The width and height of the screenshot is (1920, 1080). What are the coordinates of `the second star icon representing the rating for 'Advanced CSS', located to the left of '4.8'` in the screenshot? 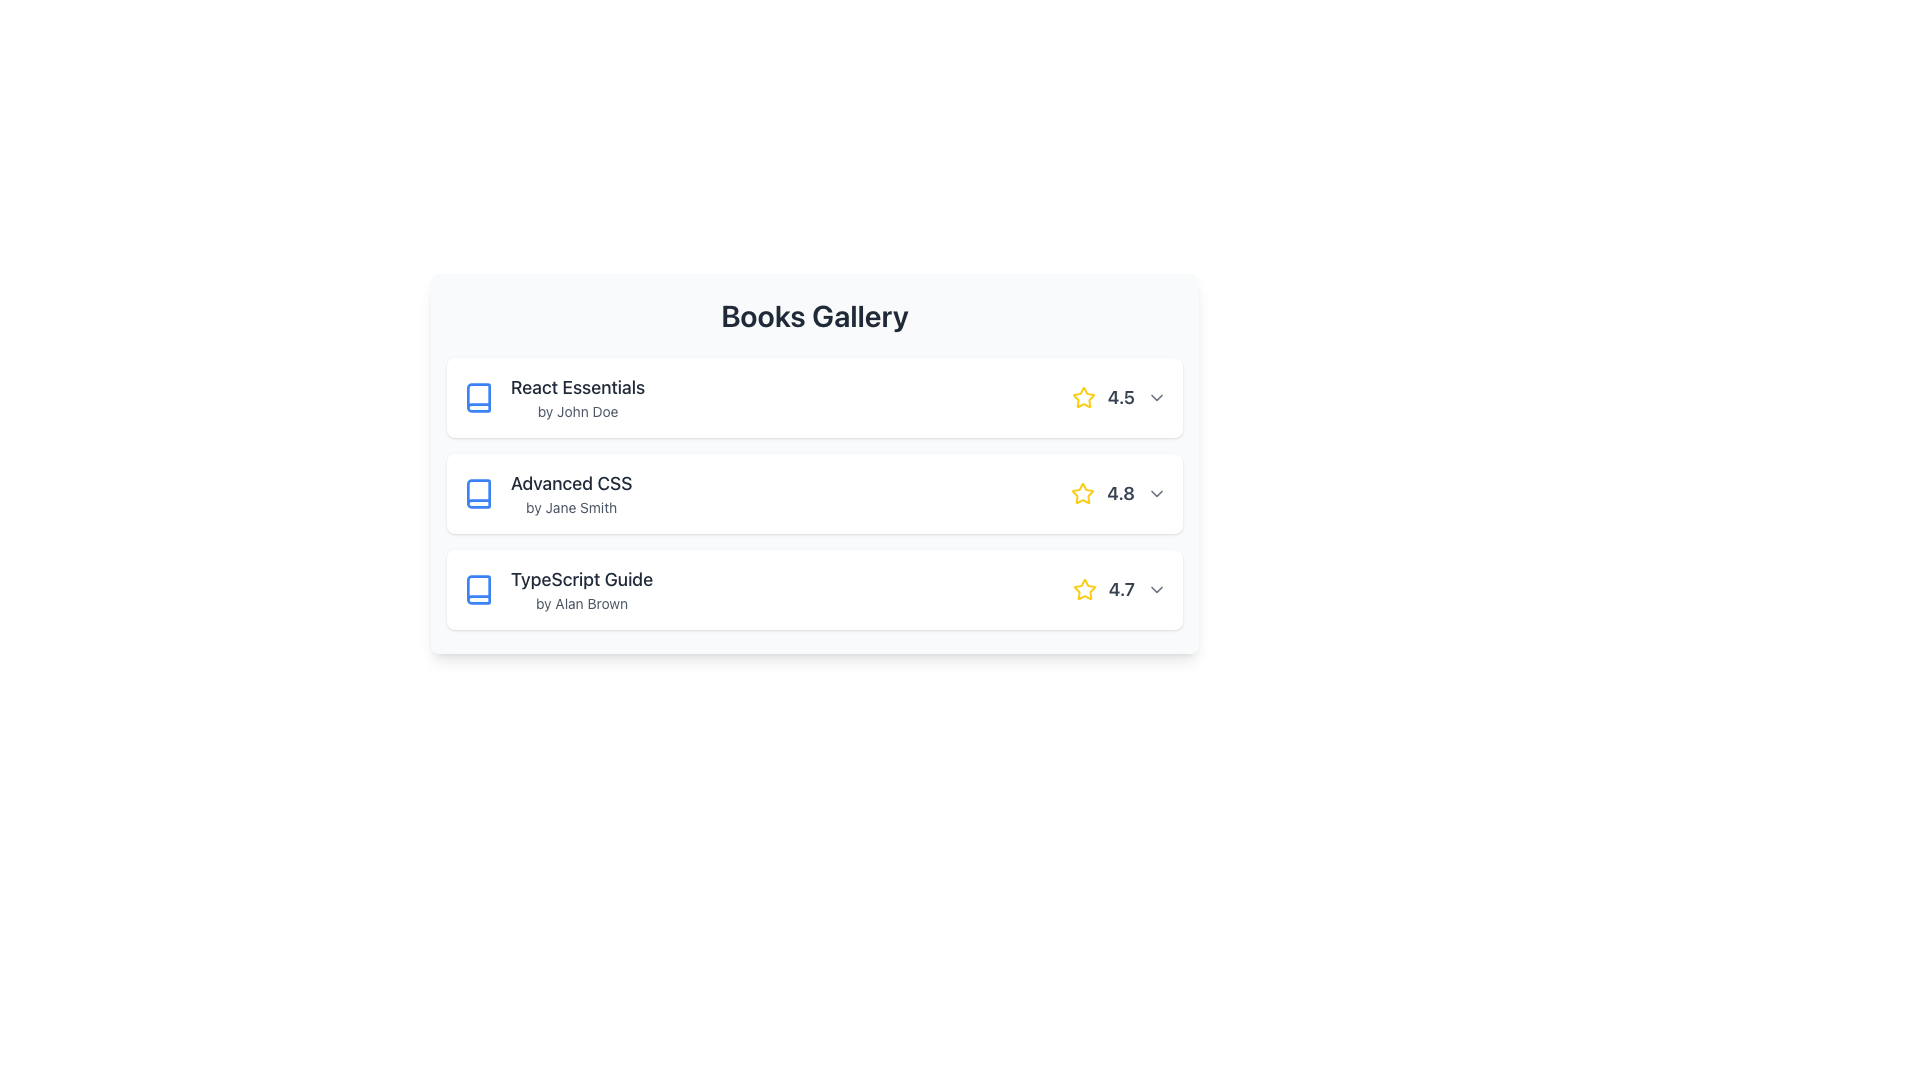 It's located at (1082, 493).